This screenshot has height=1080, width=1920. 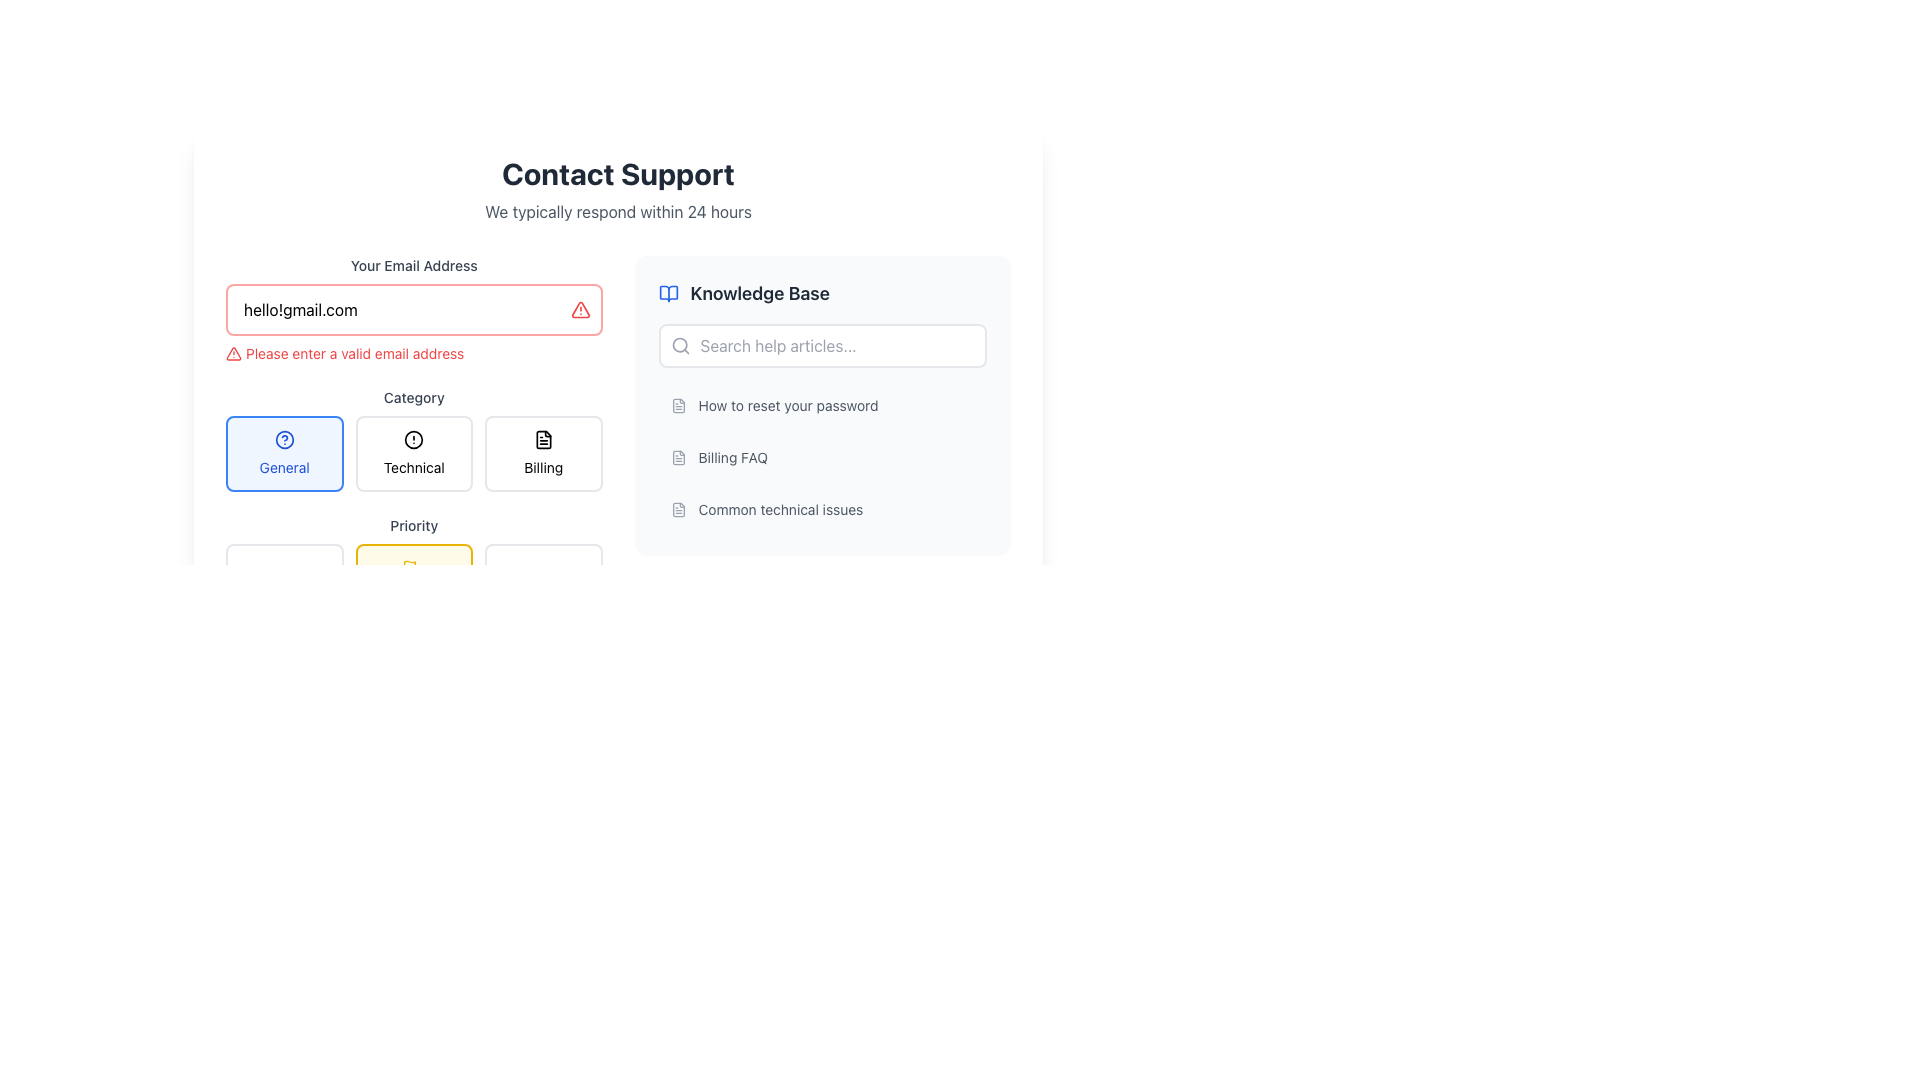 I want to click on the 'Technical' button, which has a white background, rounded corners, an alert icon, and is located in the middle of the three category buttons under the 'Category' section, so click(x=413, y=454).